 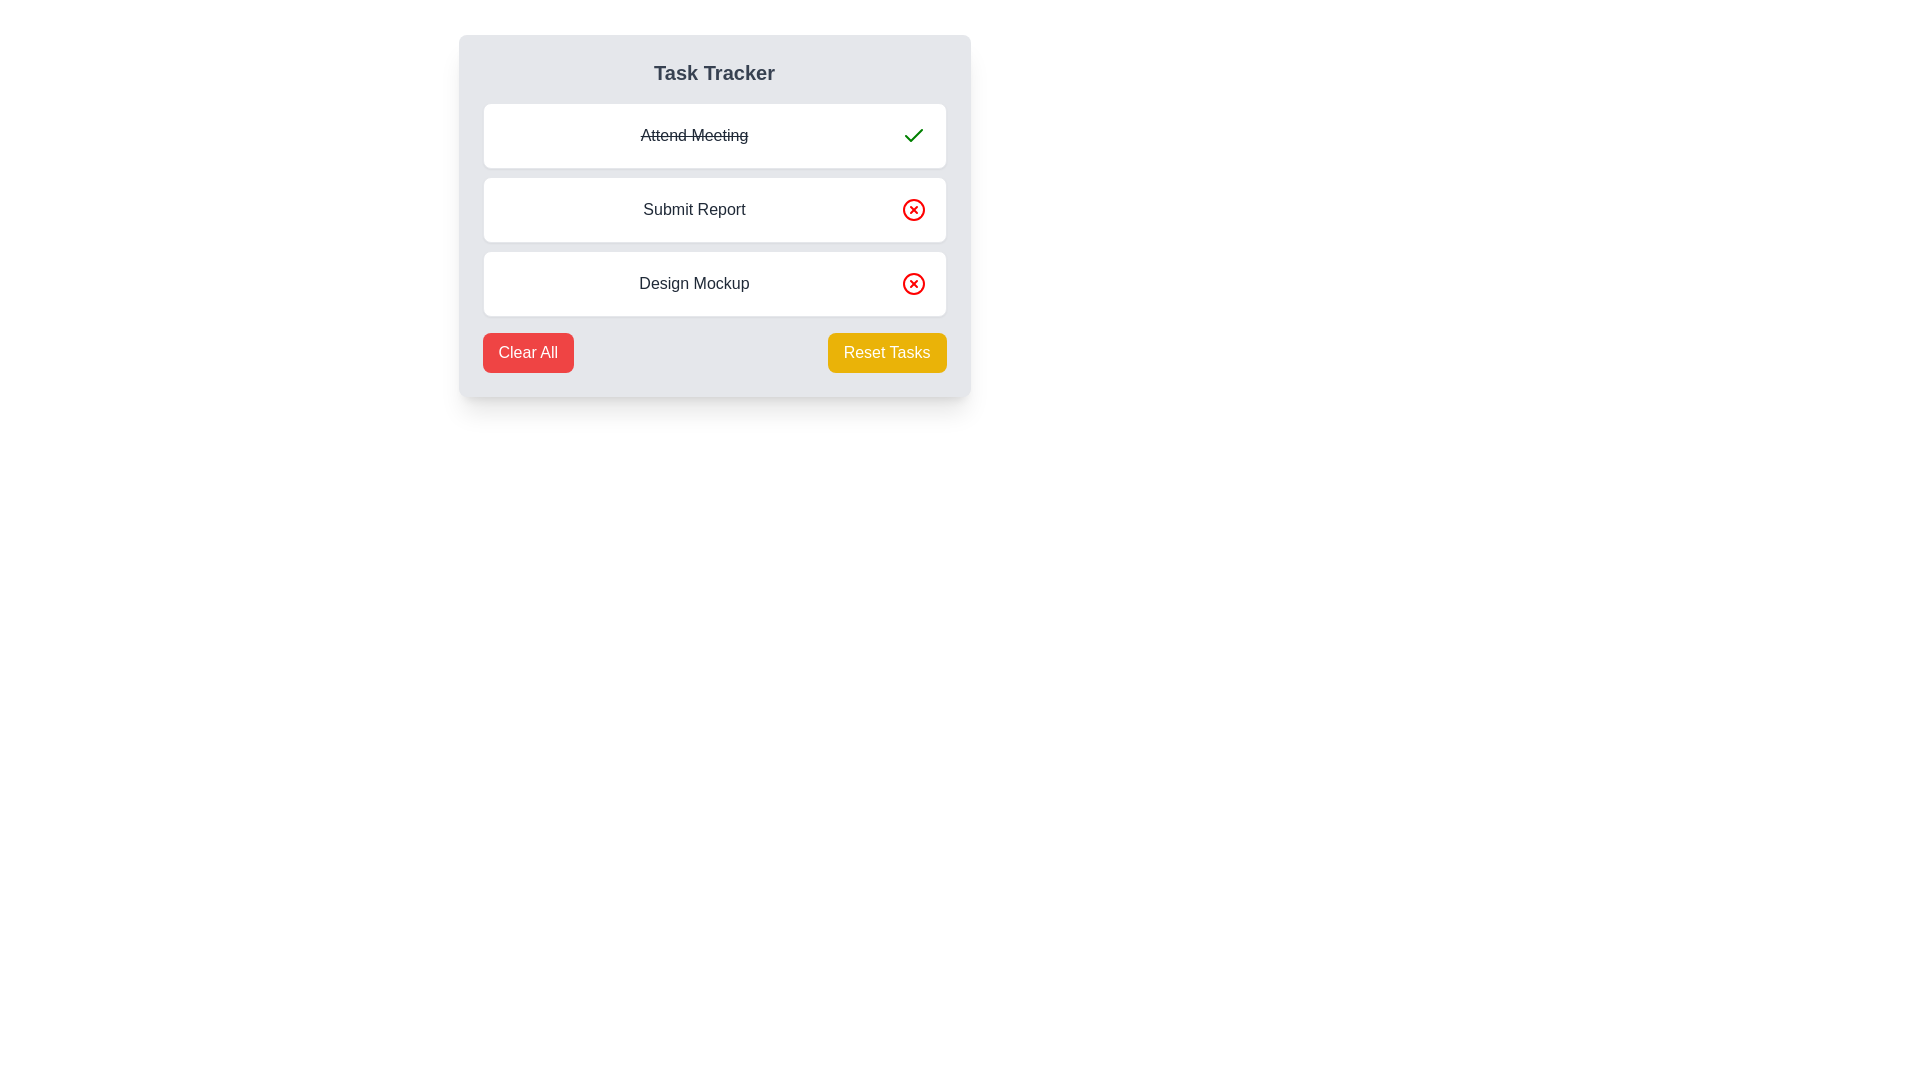 What do you see at coordinates (912, 209) in the screenshot?
I see `the delete button located to the right of the 'Submit Report' text in the second item of the vertically-stacked list` at bounding box center [912, 209].